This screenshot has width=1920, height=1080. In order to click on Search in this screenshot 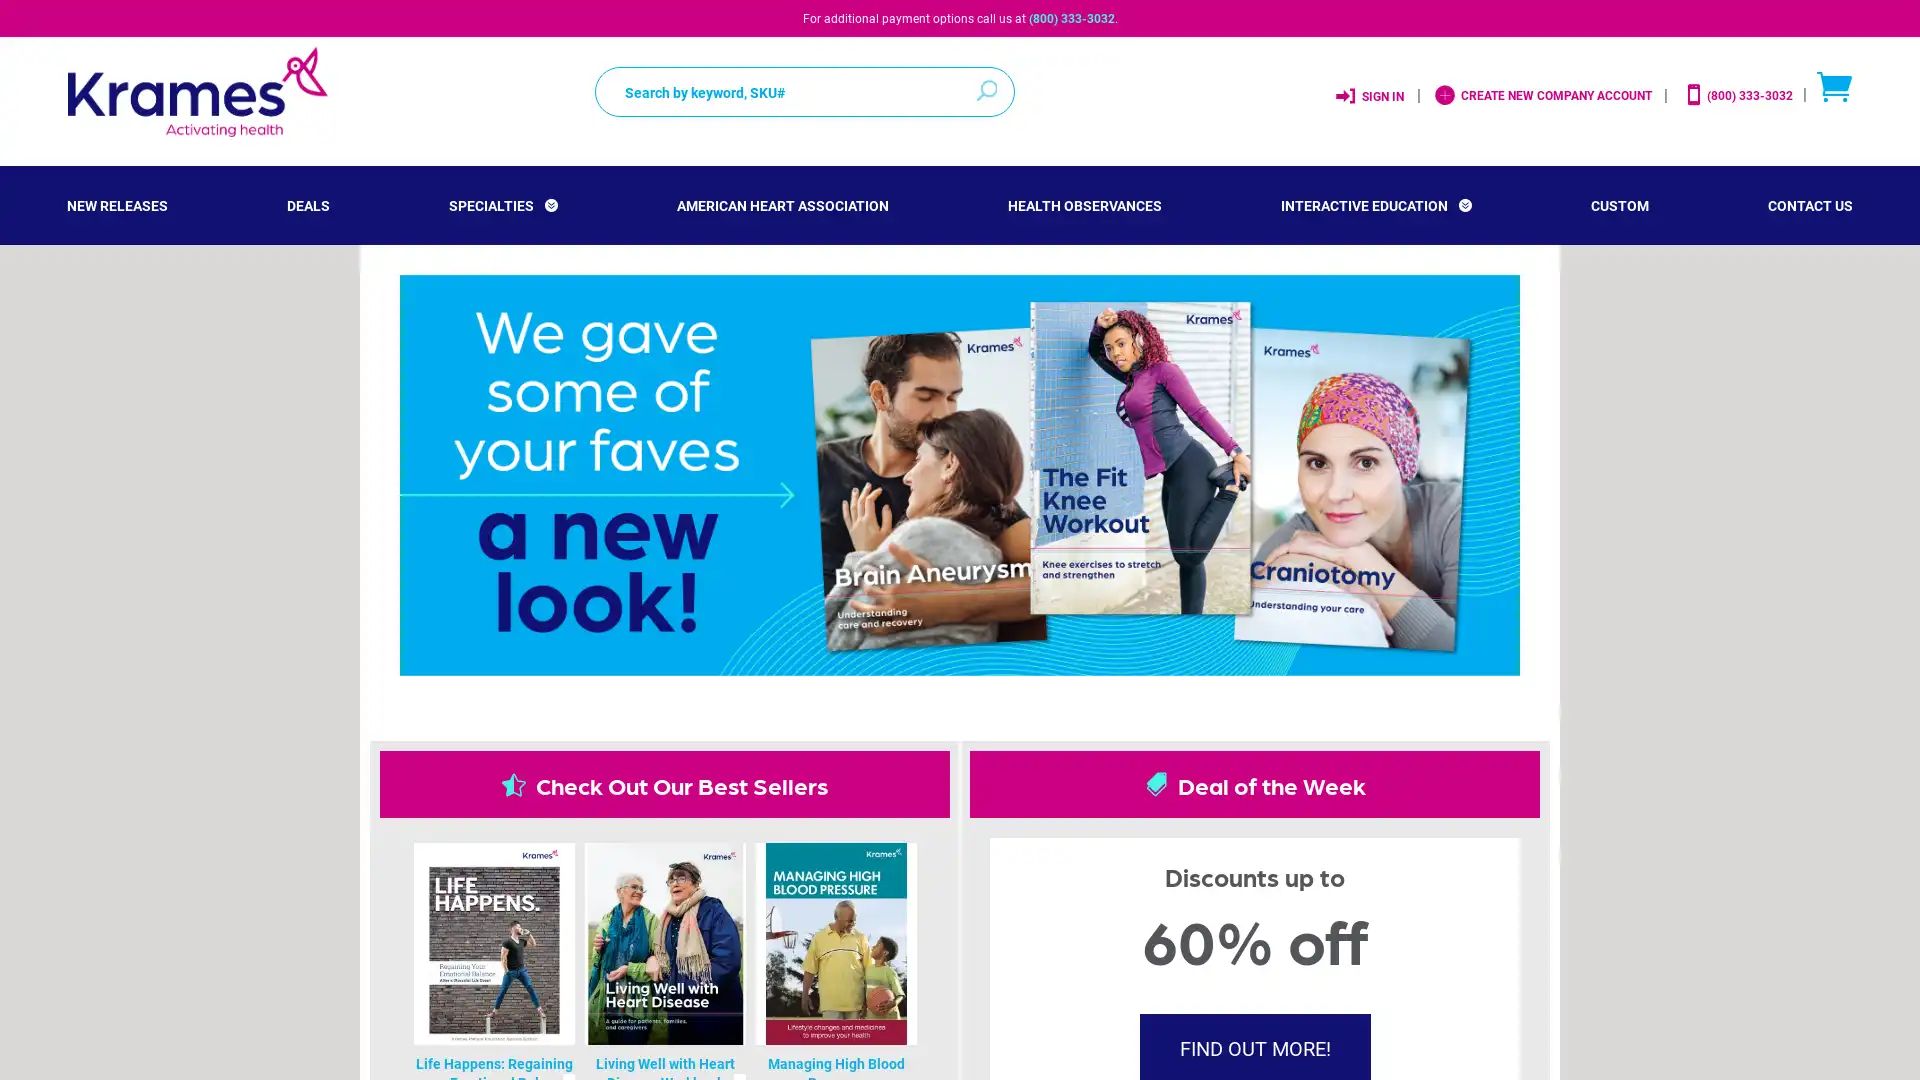, I will do `click(993, 82)`.